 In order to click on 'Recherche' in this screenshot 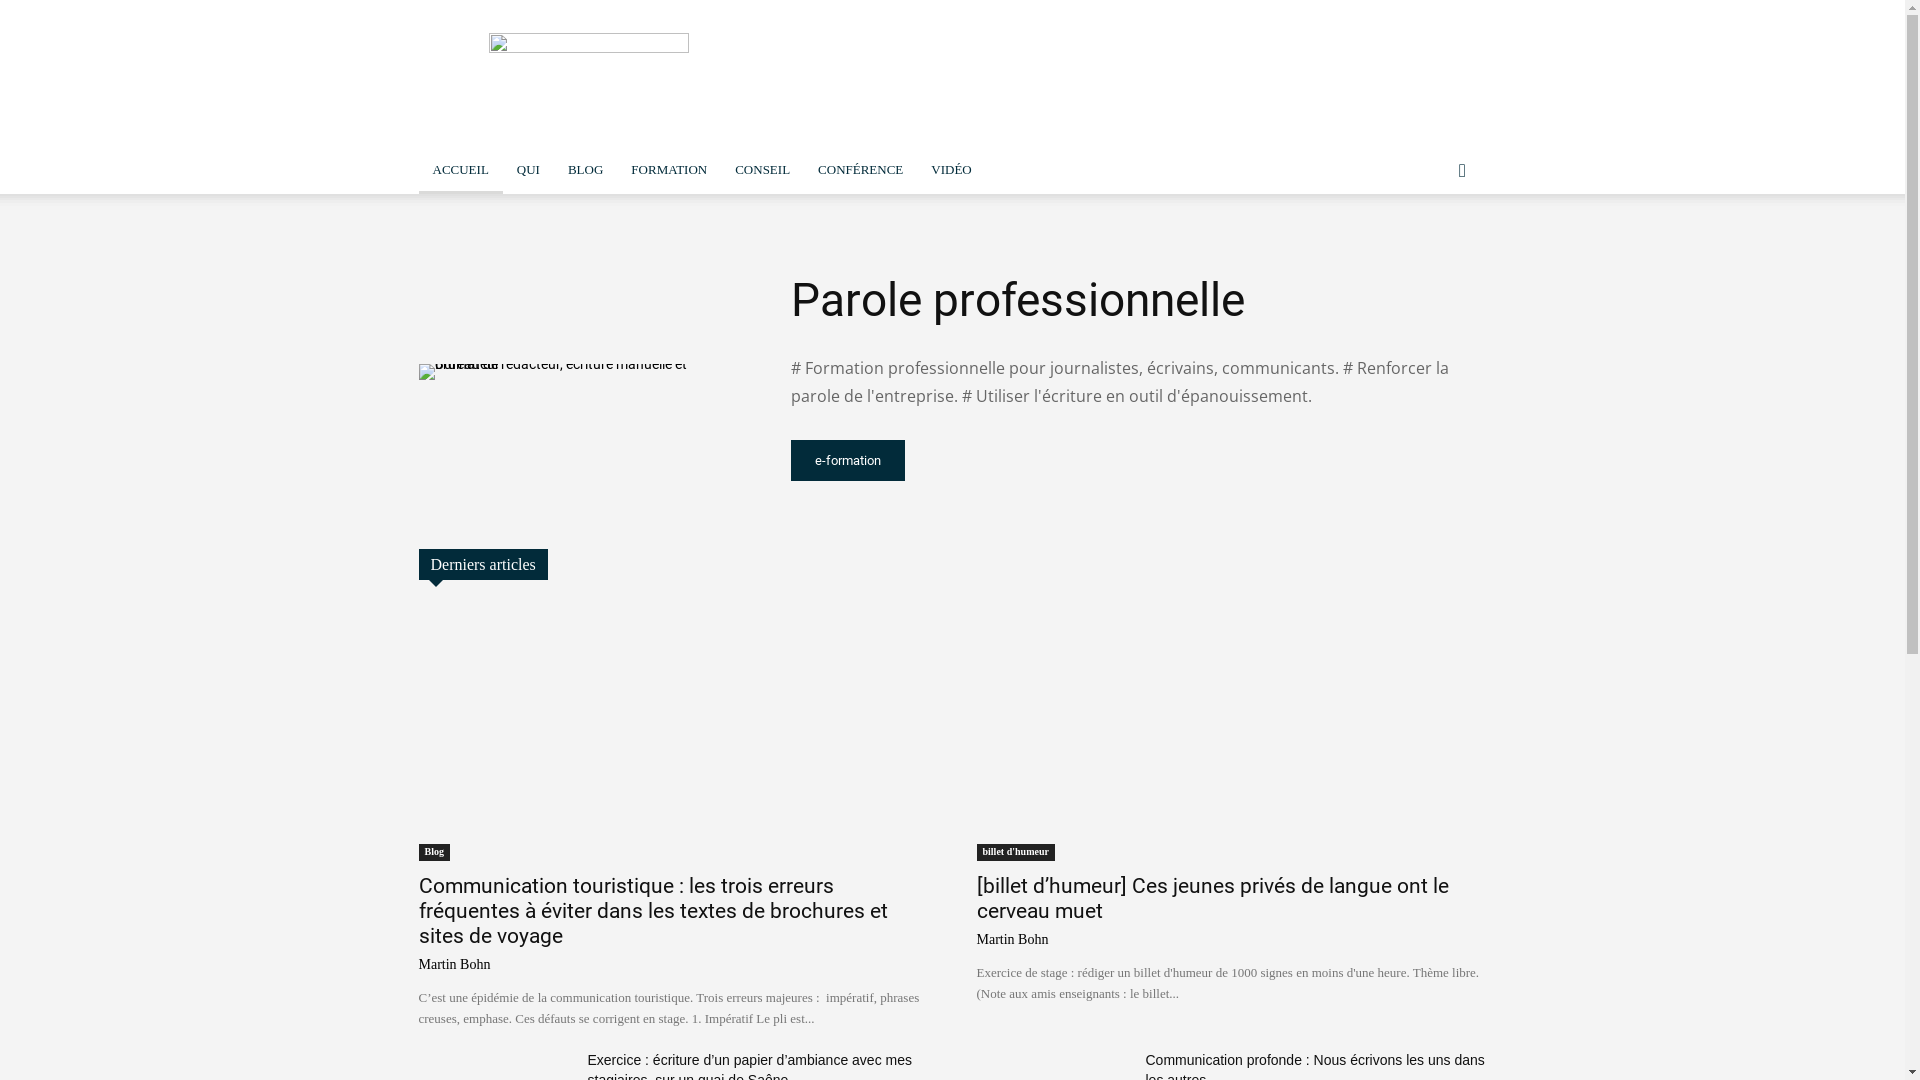, I will do `click(1419, 249)`.